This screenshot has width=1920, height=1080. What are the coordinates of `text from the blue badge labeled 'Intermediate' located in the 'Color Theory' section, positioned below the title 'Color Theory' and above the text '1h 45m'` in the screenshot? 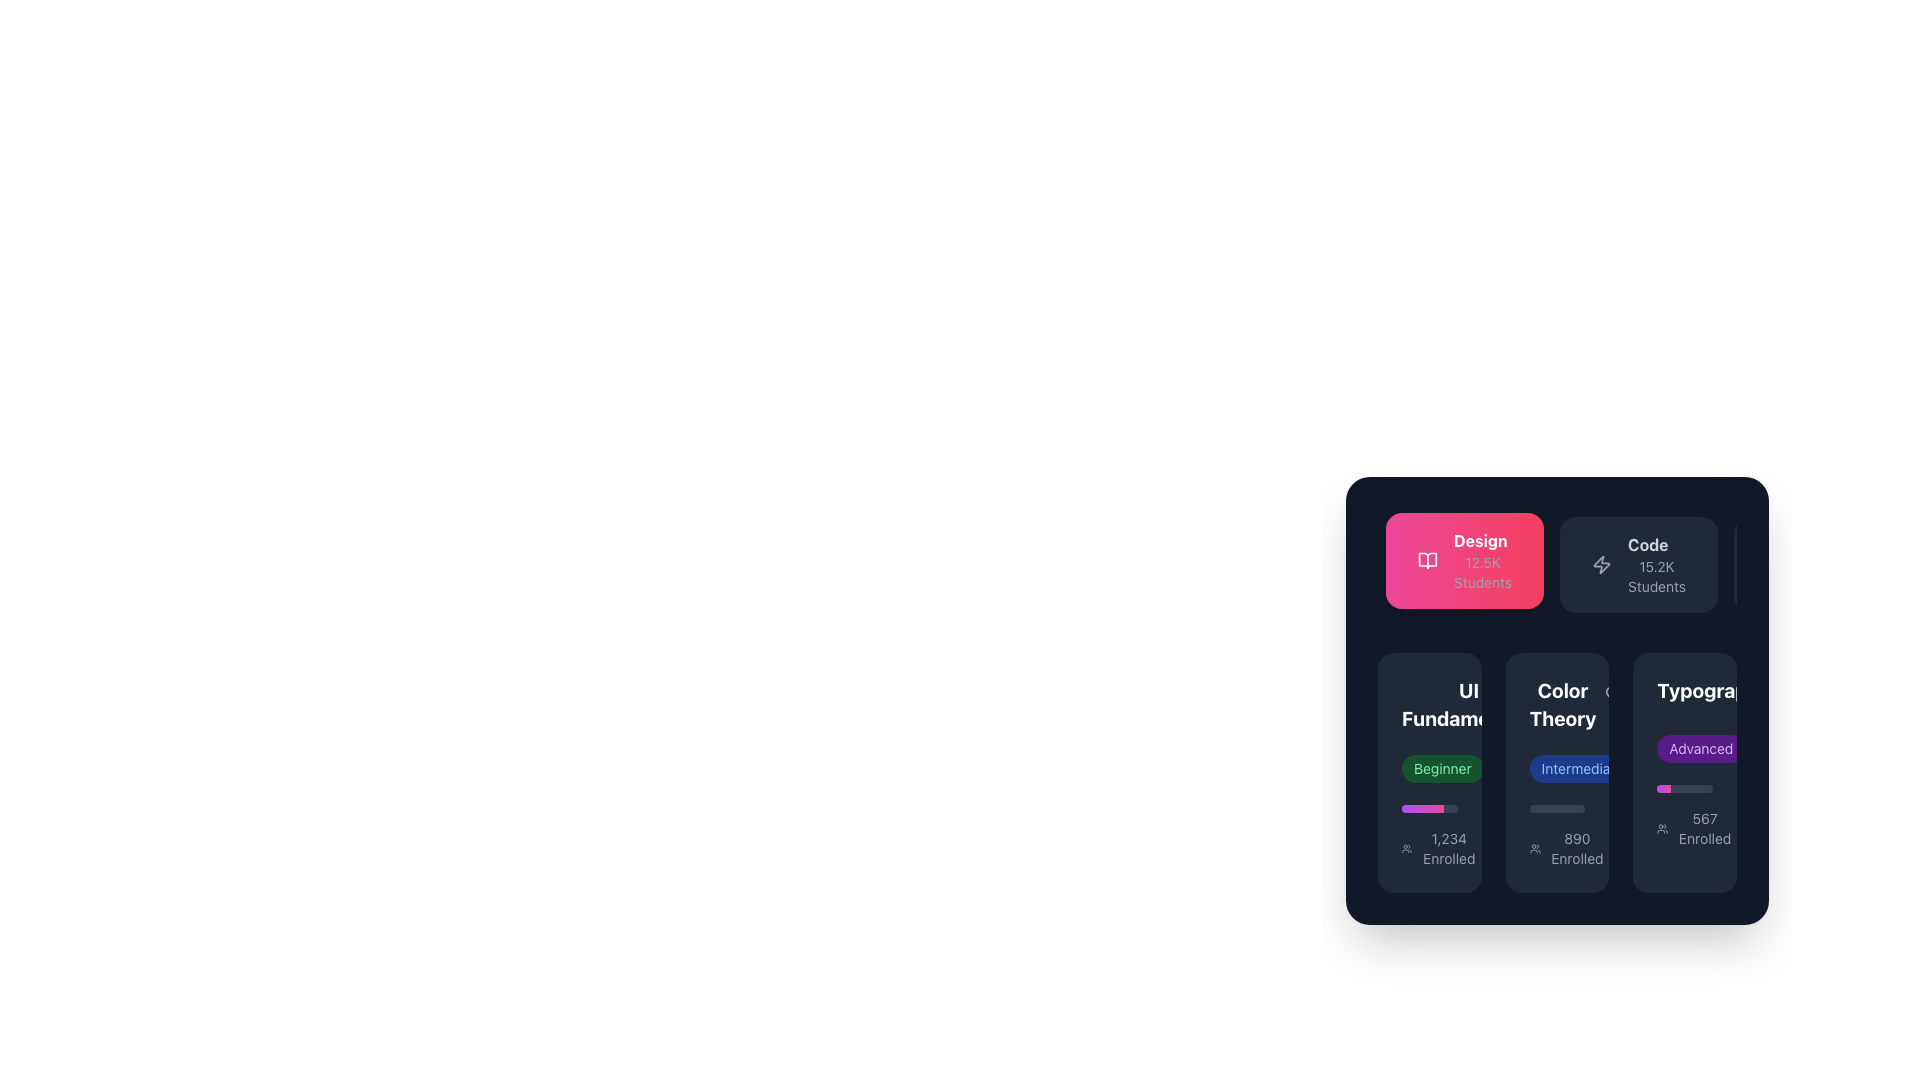 It's located at (1556, 767).